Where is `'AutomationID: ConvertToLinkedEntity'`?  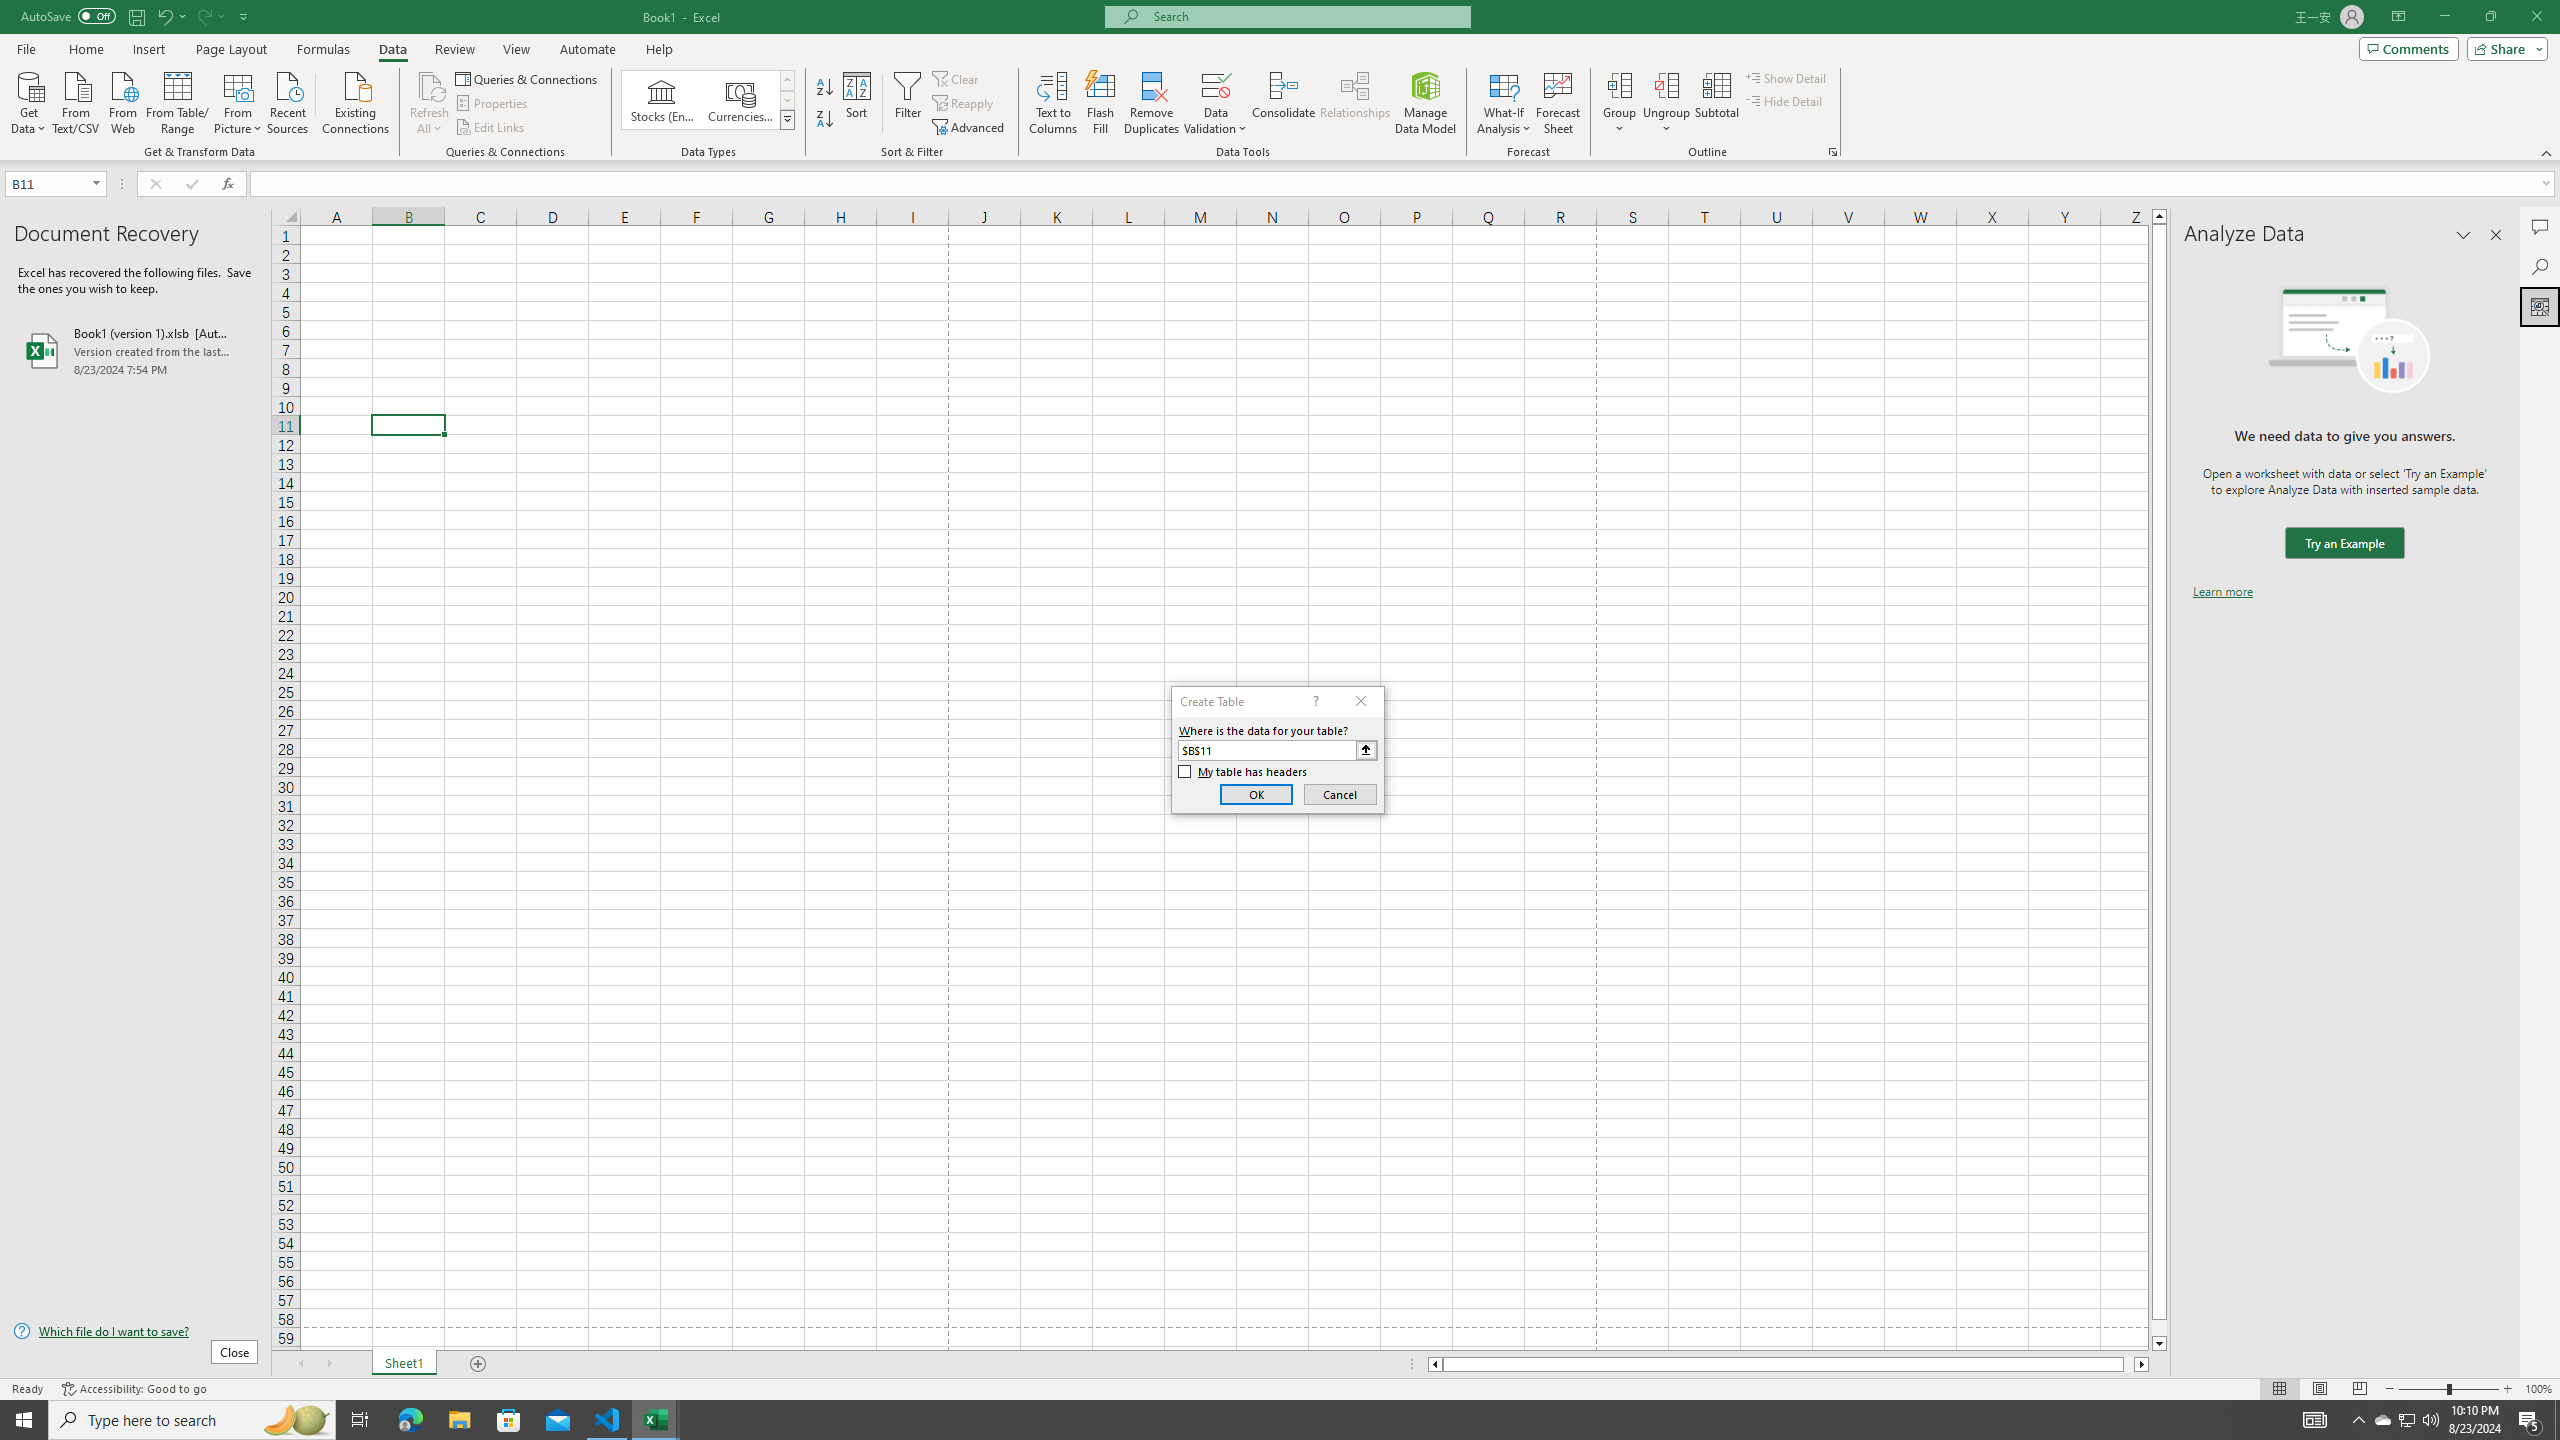
'AutomationID: ConvertToLinkedEntity' is located at coordinates (709, 99).